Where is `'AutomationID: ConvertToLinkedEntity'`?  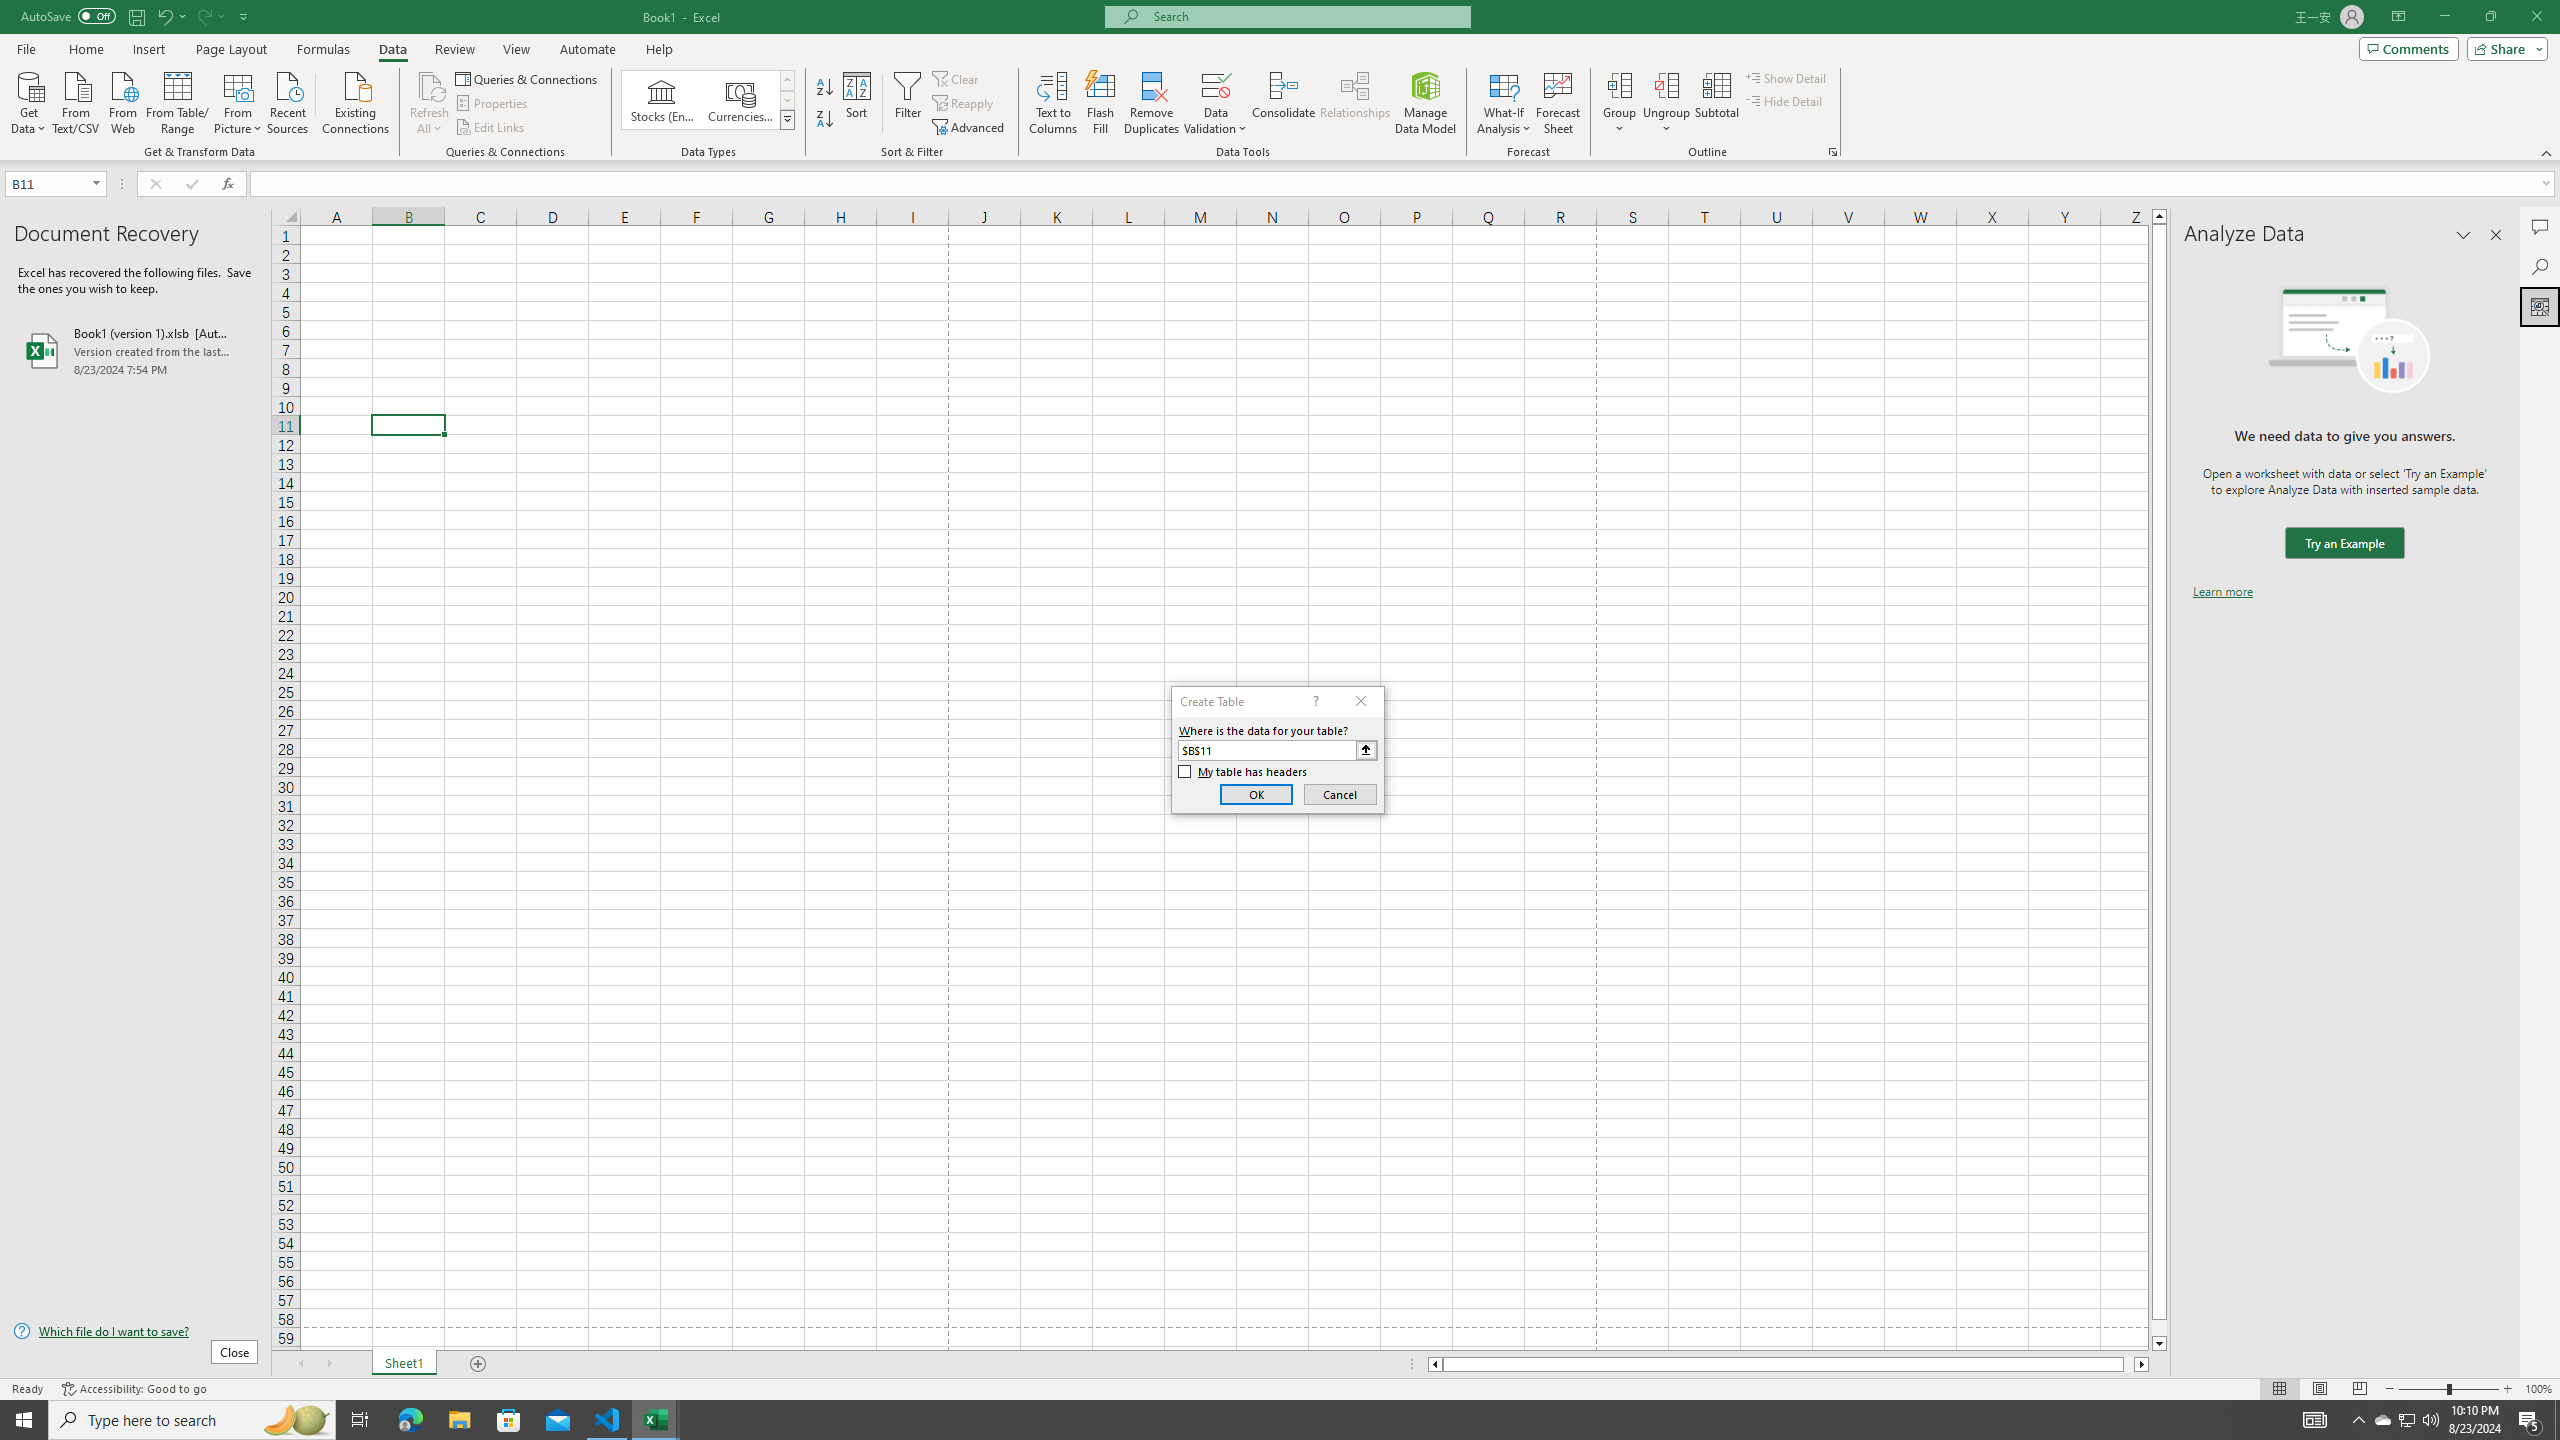
'AutomationID: ConvertToLinkedEntity' is located at coordinates (709, 99).